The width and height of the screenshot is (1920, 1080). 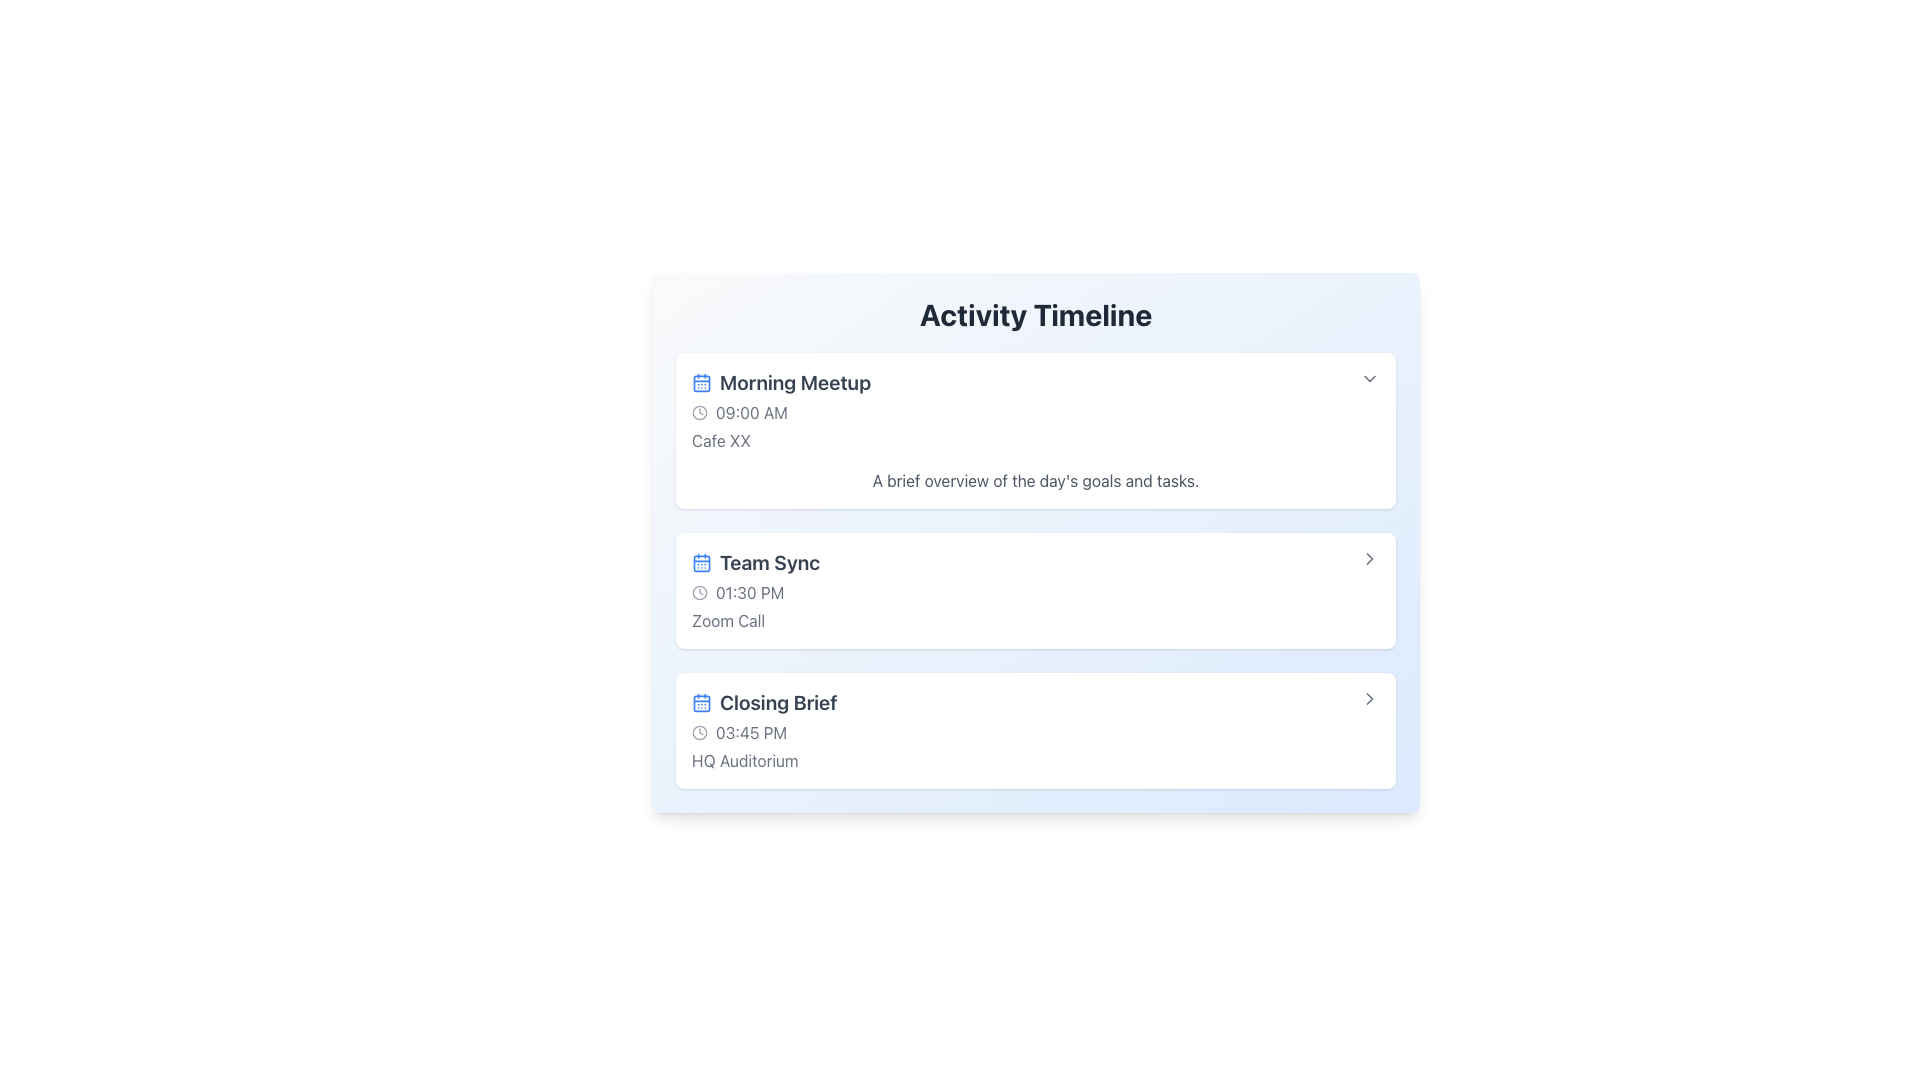 I want to click on text label containing 'A brief overview of the day's goals and tasks.' located at the bottom of the 'Morning Meetup' entry in the 'Activity Timeline', so click(x=1036, y=481).